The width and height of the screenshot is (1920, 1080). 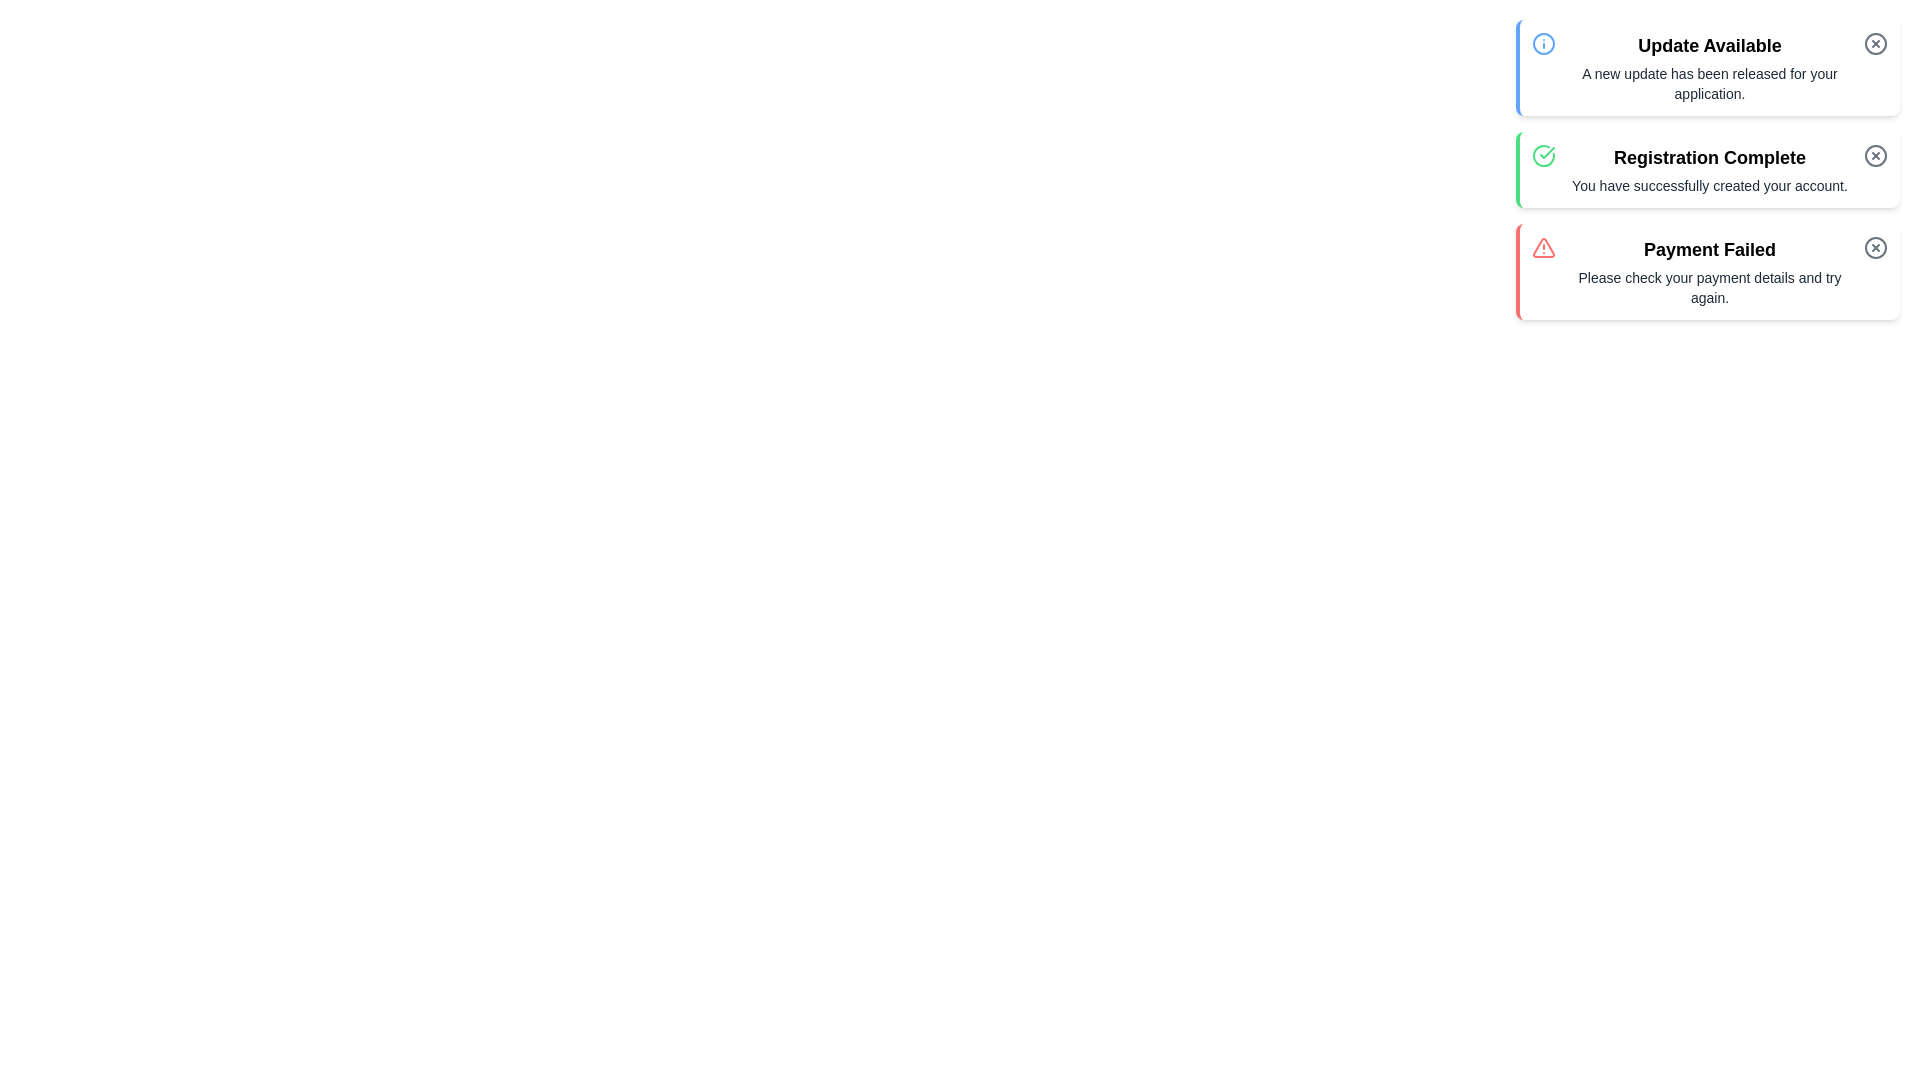 I want to click on the warning icon located to the left of the 'Payment Failed' notification message, so click(x=1543, y=246).